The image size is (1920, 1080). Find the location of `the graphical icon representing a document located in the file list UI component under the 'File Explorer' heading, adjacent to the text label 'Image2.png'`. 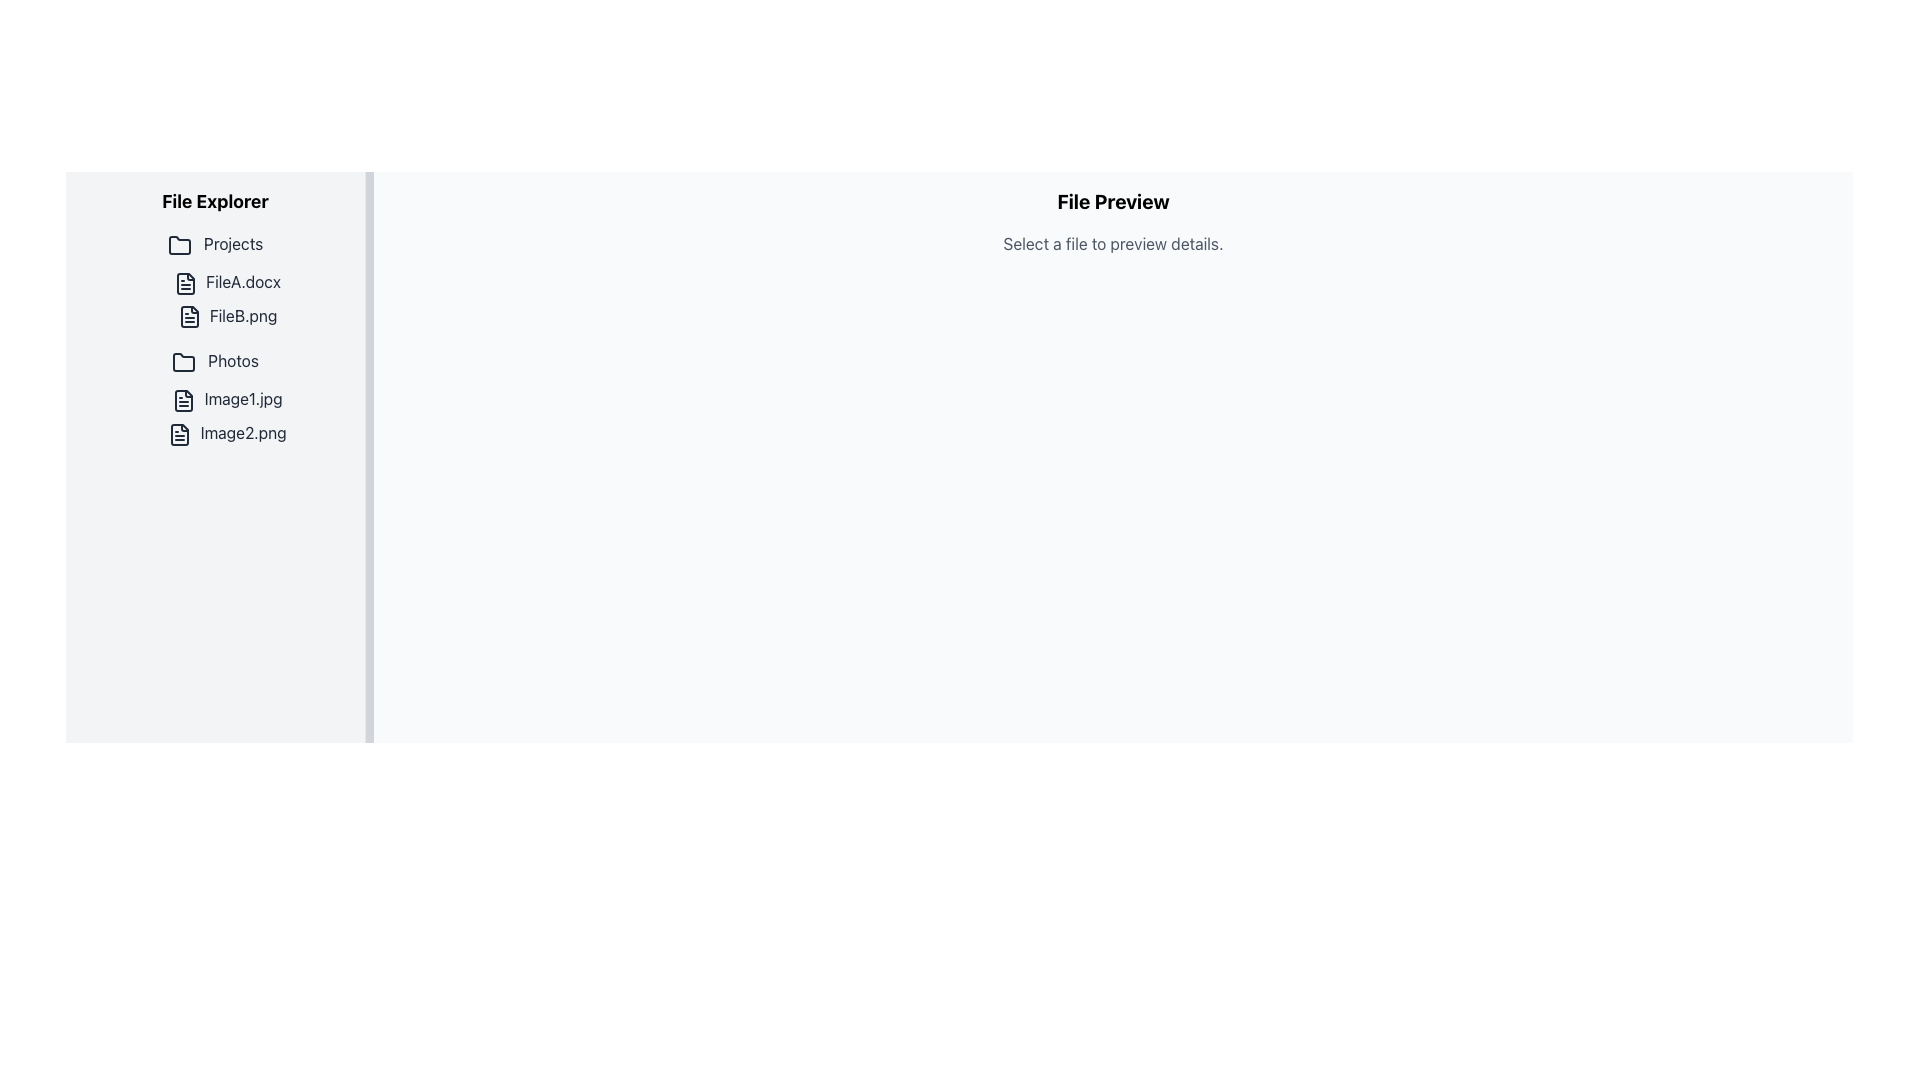

the graphical icon representing a document located in the file list UI component under the 'File Explorer' heading, adjacent to the text label 'Image2.png' is located at coordinates (180, 433).